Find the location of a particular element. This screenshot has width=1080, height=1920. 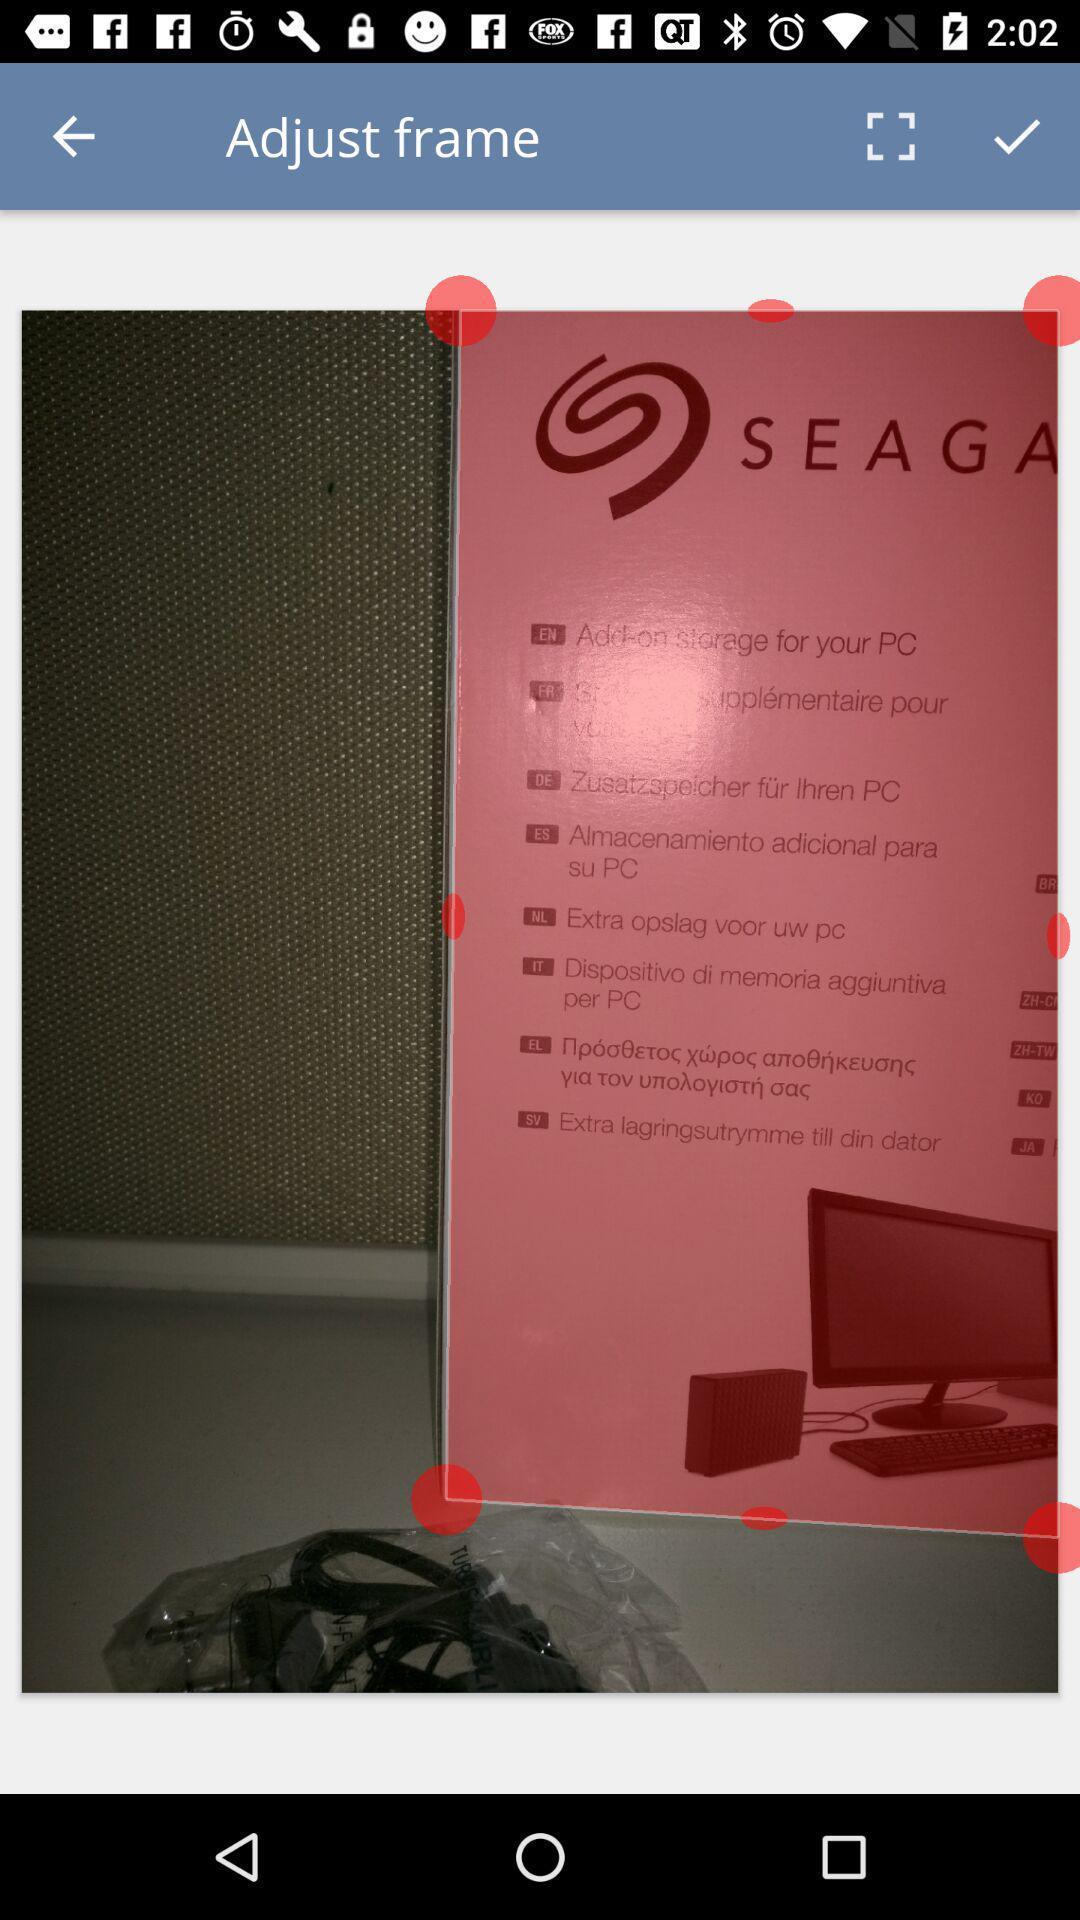

icon at the top left corner is located at coordinates (72, 135).